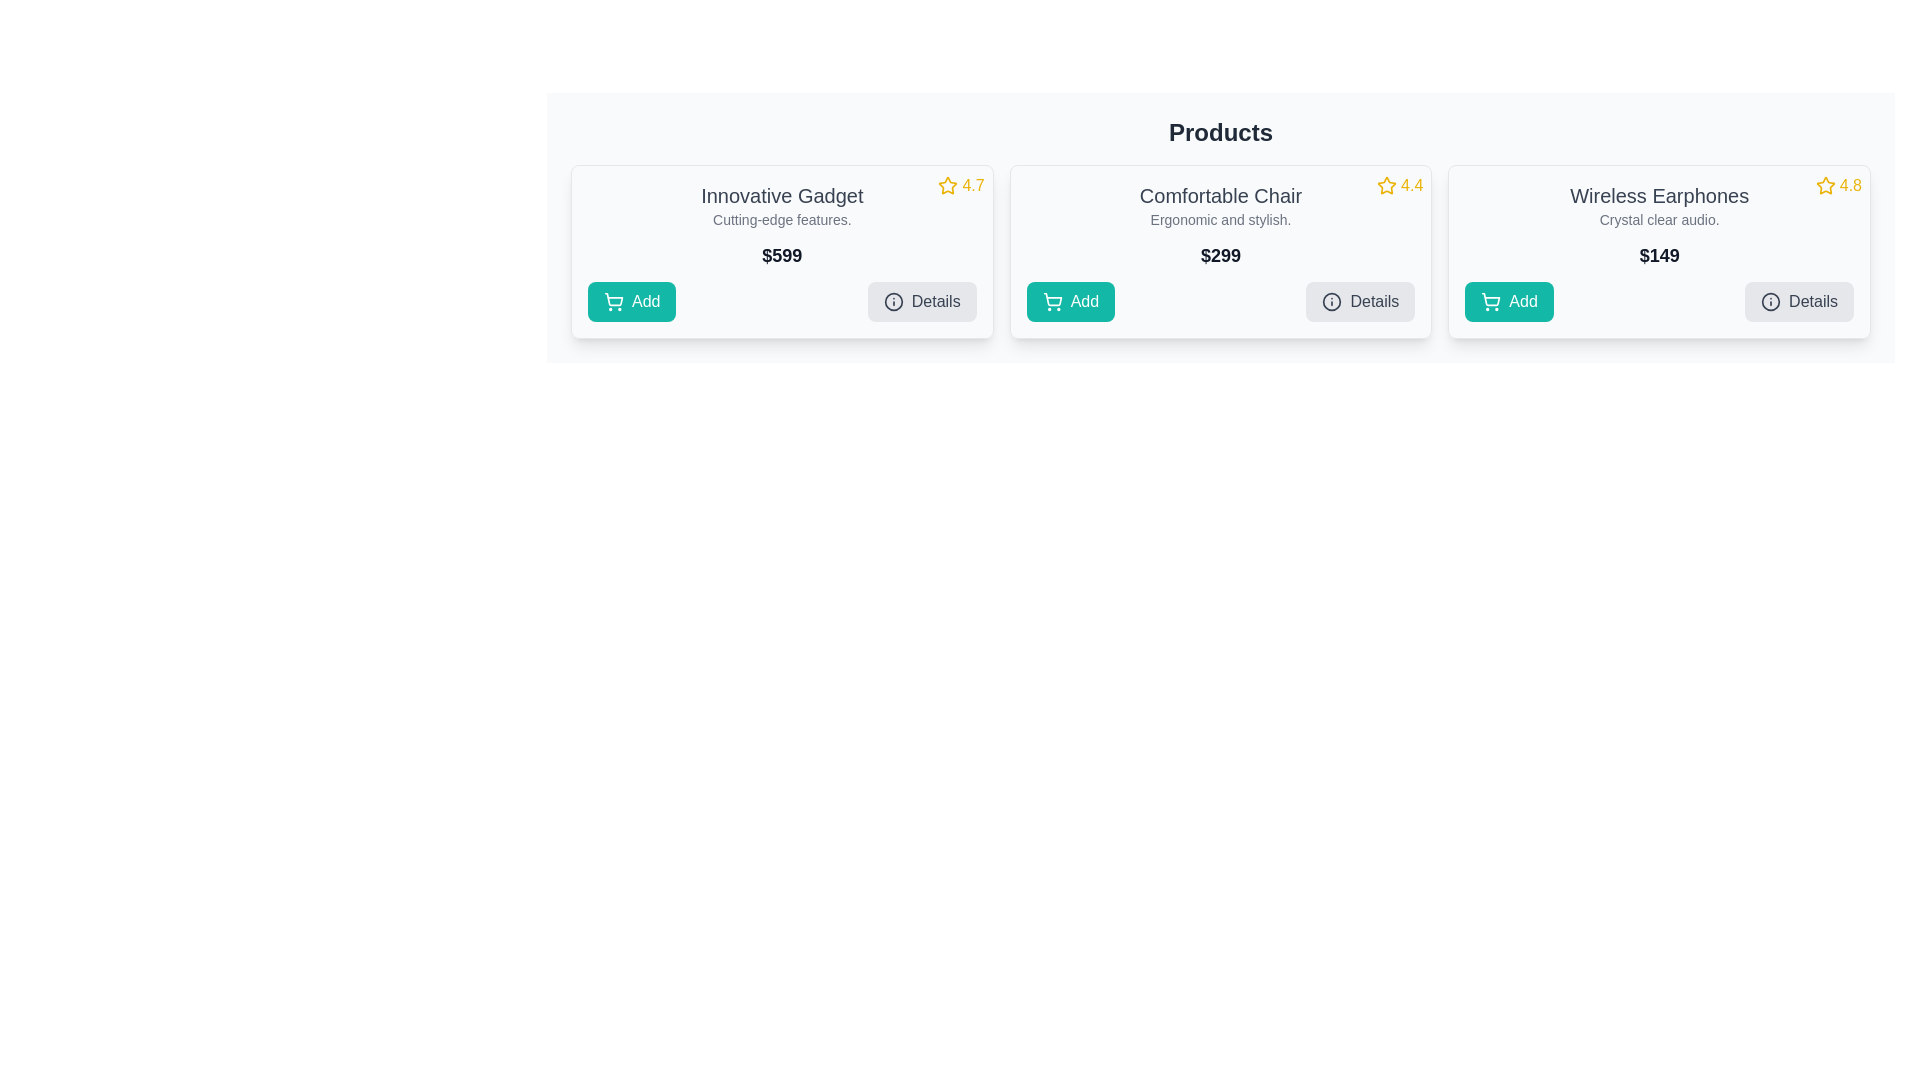 The height and width of the screenshot is (1080, 1920). What do you see at coordinates (1825, 185) in the screenshot?
I see `the star icon with a yellow outline located in the top-right corner of the 'Wireless Earphones' product card, which aligns with the 4.8 rating text to its right` at bounding box center [1825, 185].